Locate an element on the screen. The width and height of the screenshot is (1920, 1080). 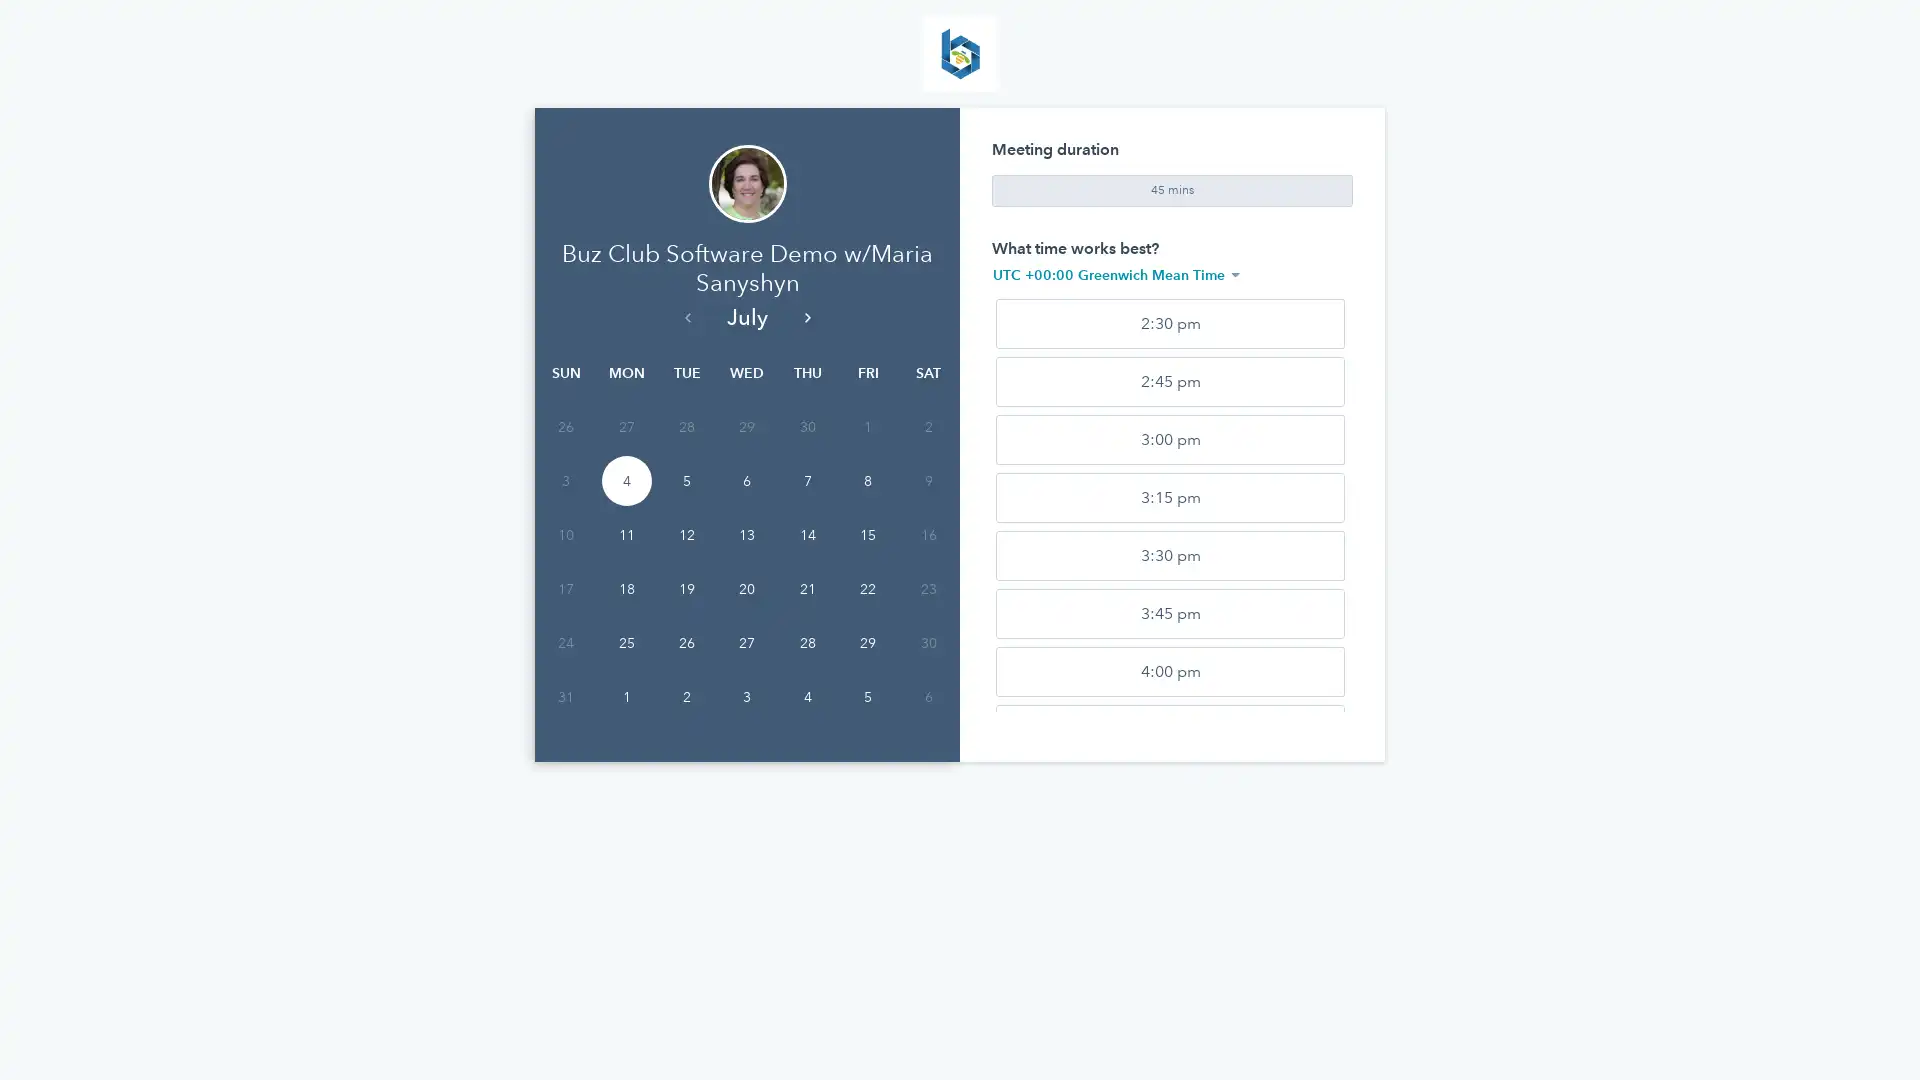
July 6th is located at coordinates (746, 481).